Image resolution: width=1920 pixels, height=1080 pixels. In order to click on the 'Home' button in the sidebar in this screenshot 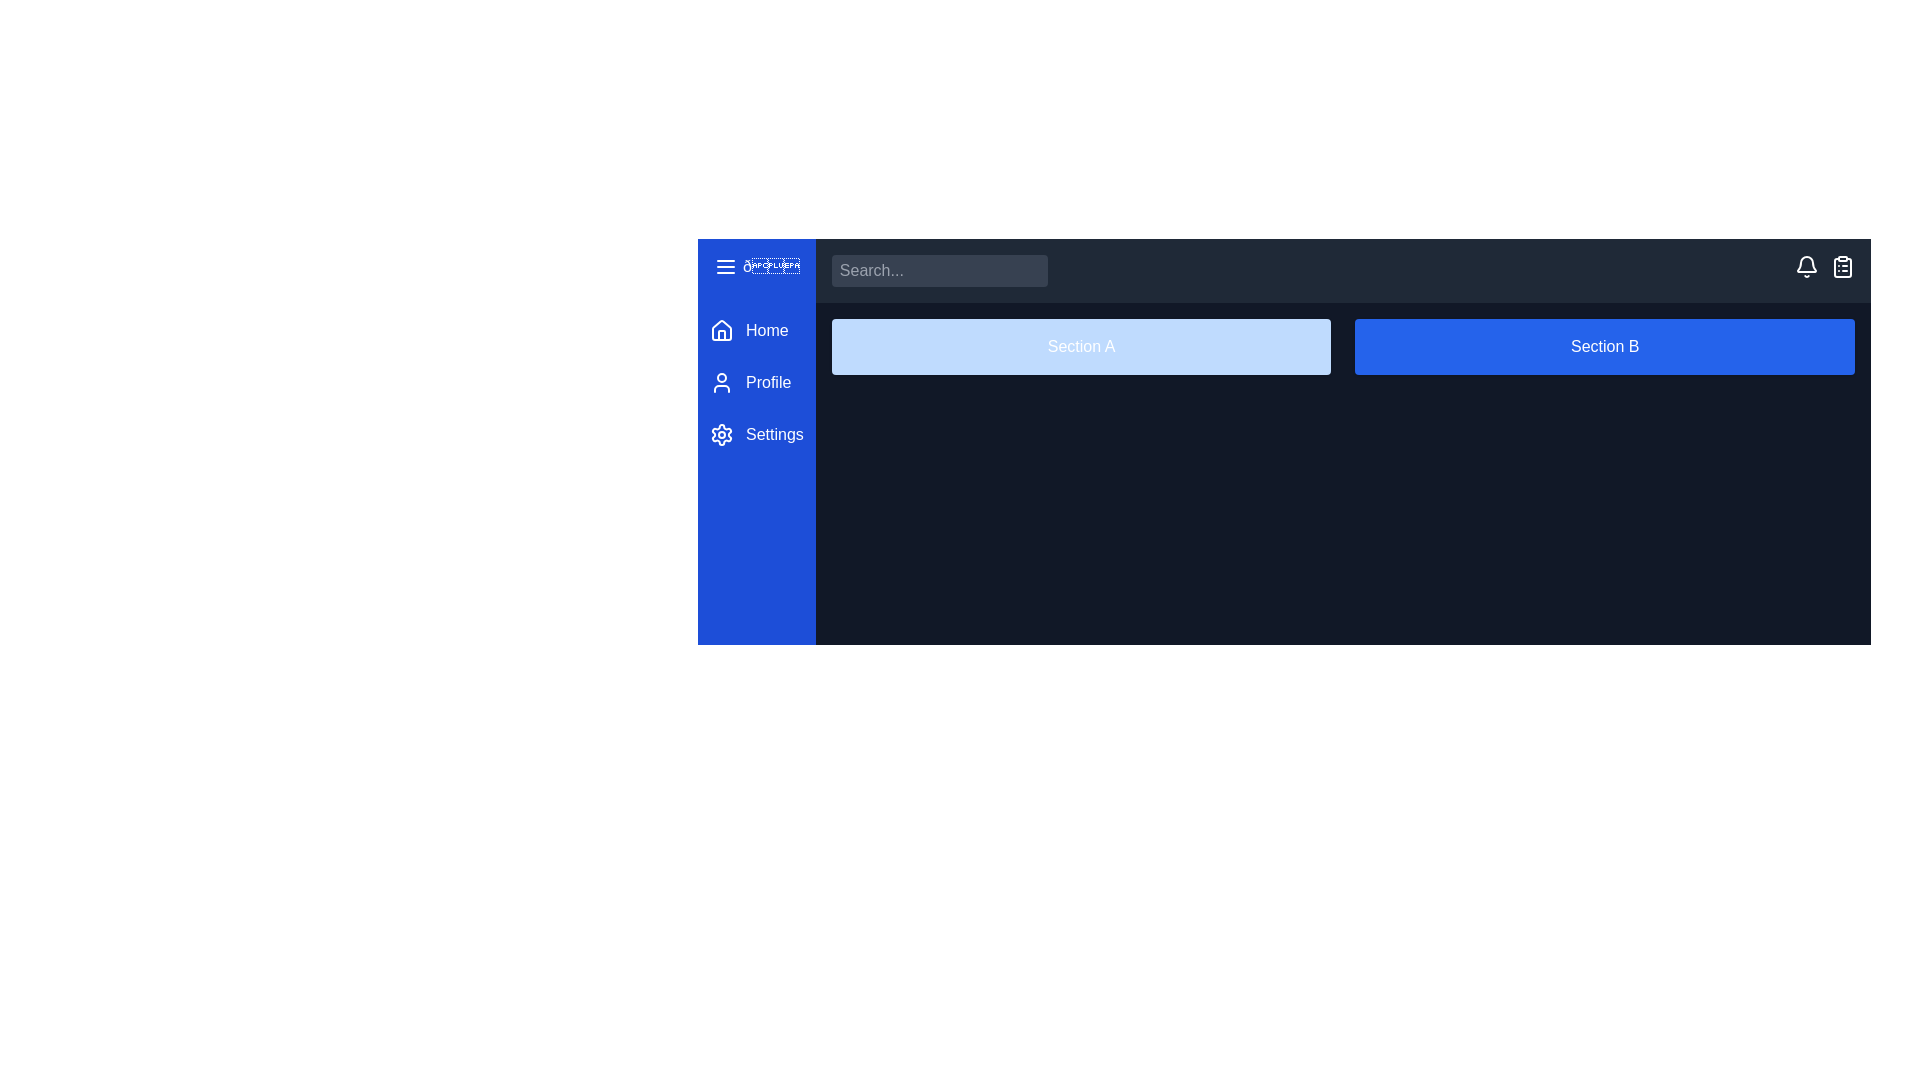, I will do `click(755, 330)`.